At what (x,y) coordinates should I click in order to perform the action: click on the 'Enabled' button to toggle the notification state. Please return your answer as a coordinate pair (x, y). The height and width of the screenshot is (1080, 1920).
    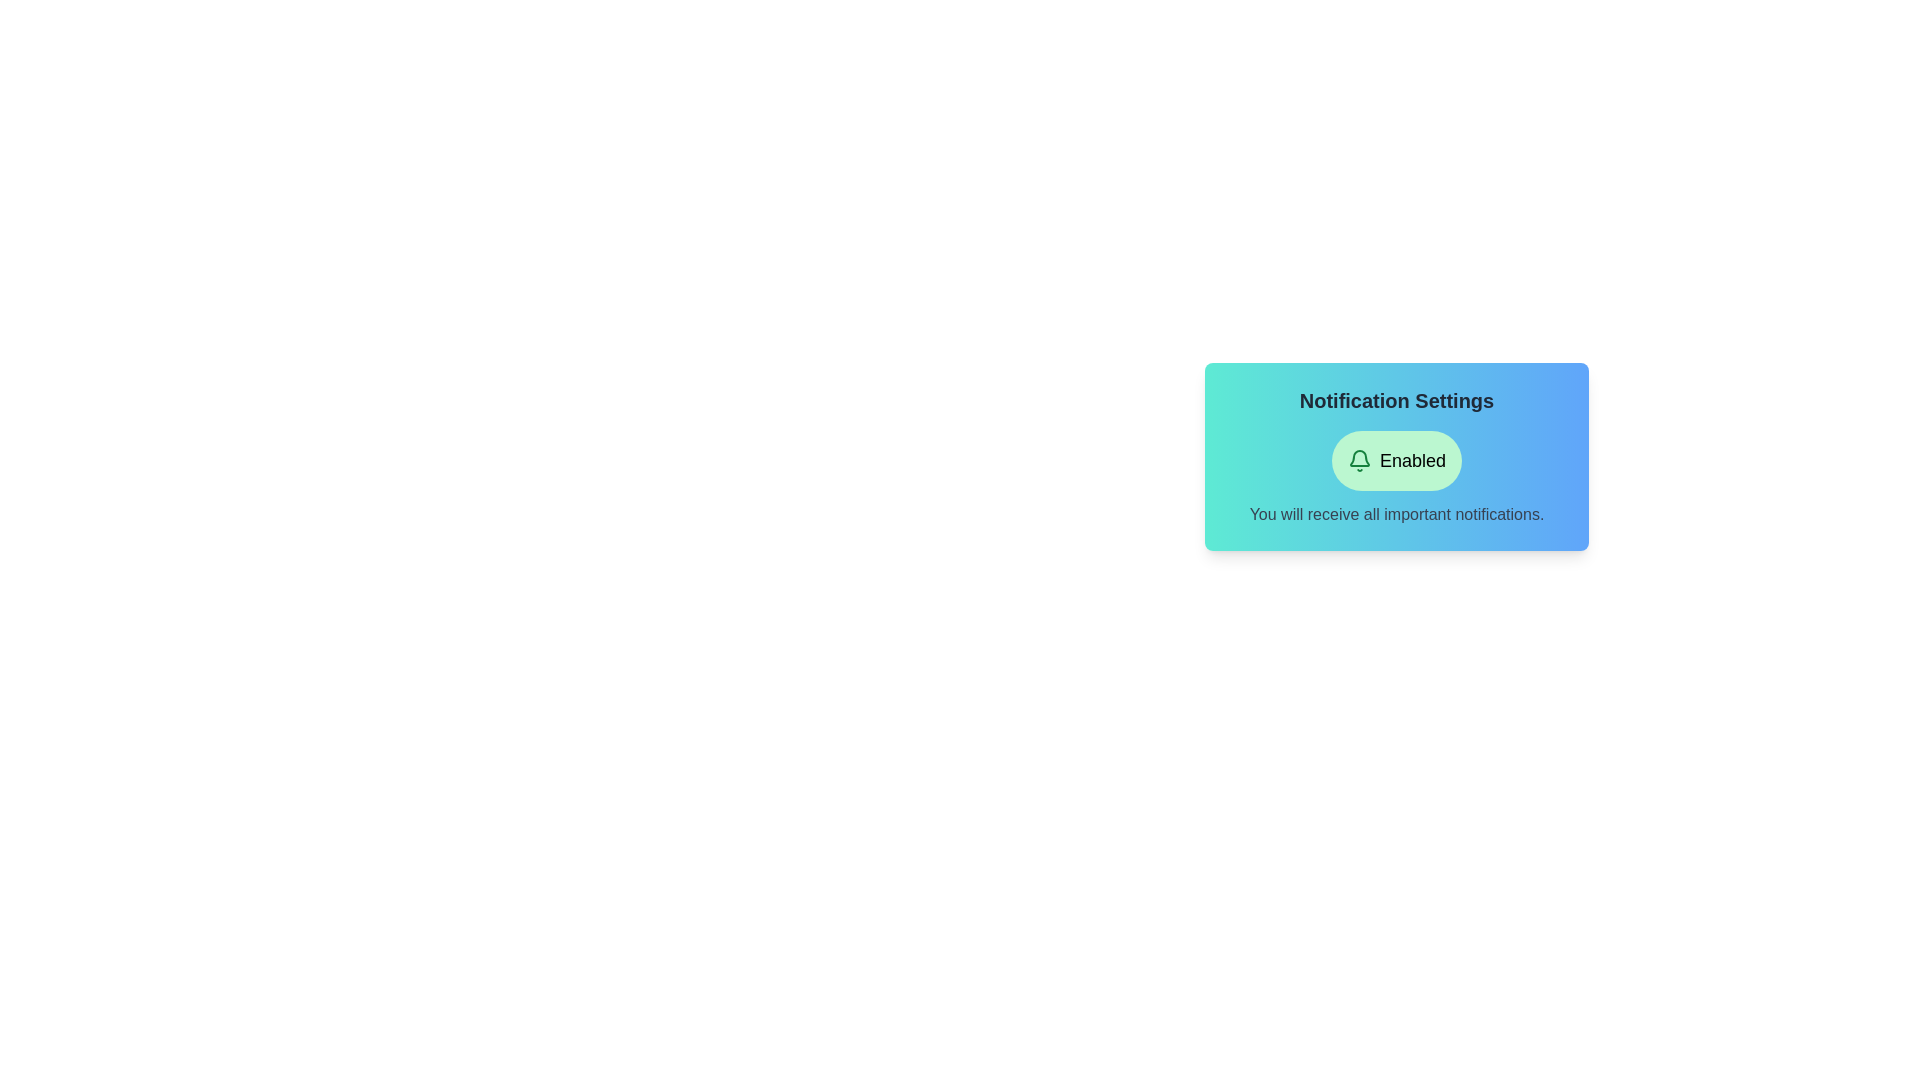
    Looking at the image, I should click on (1395, 461).